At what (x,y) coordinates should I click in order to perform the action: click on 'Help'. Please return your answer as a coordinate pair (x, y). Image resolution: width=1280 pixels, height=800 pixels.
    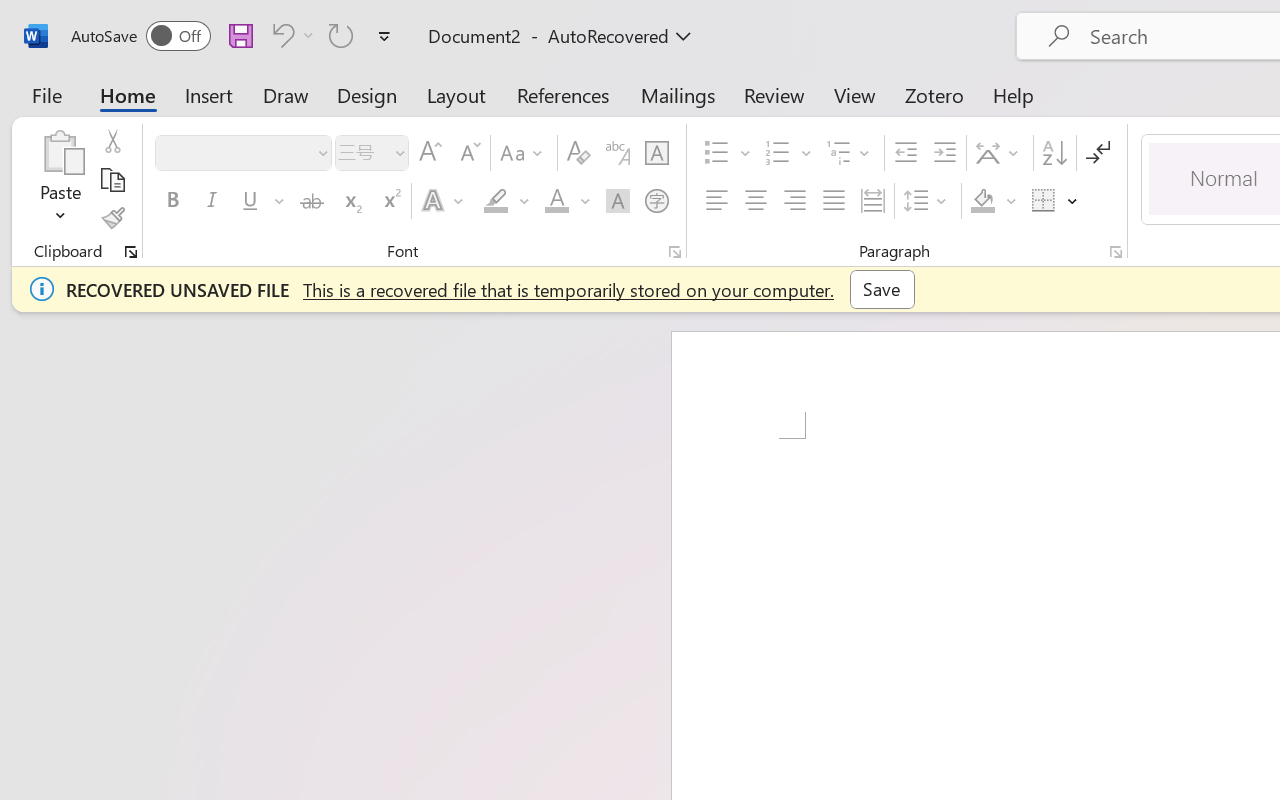
    Looking at the image, I should click on (1013, 94).